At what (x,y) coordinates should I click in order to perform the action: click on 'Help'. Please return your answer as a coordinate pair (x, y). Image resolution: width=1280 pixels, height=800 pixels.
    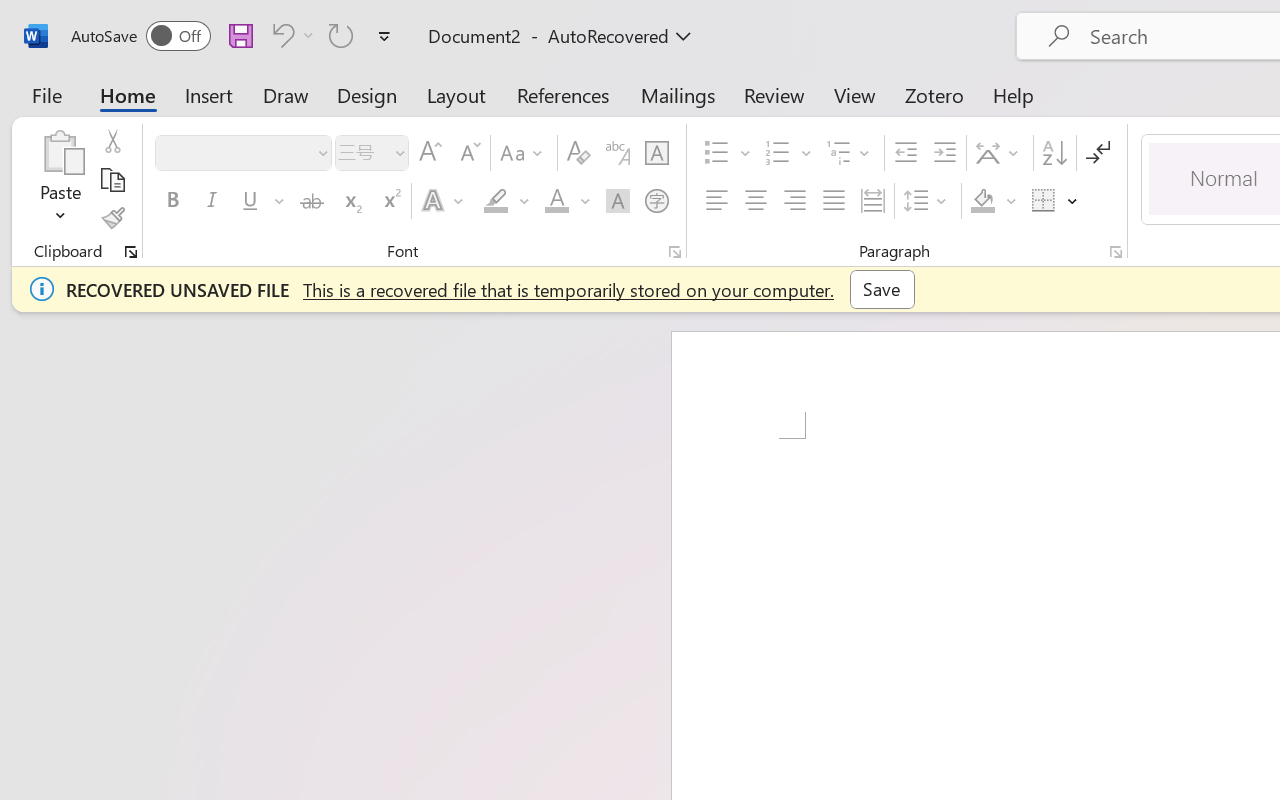
    Looking at the image, I should click on (1013, 94).